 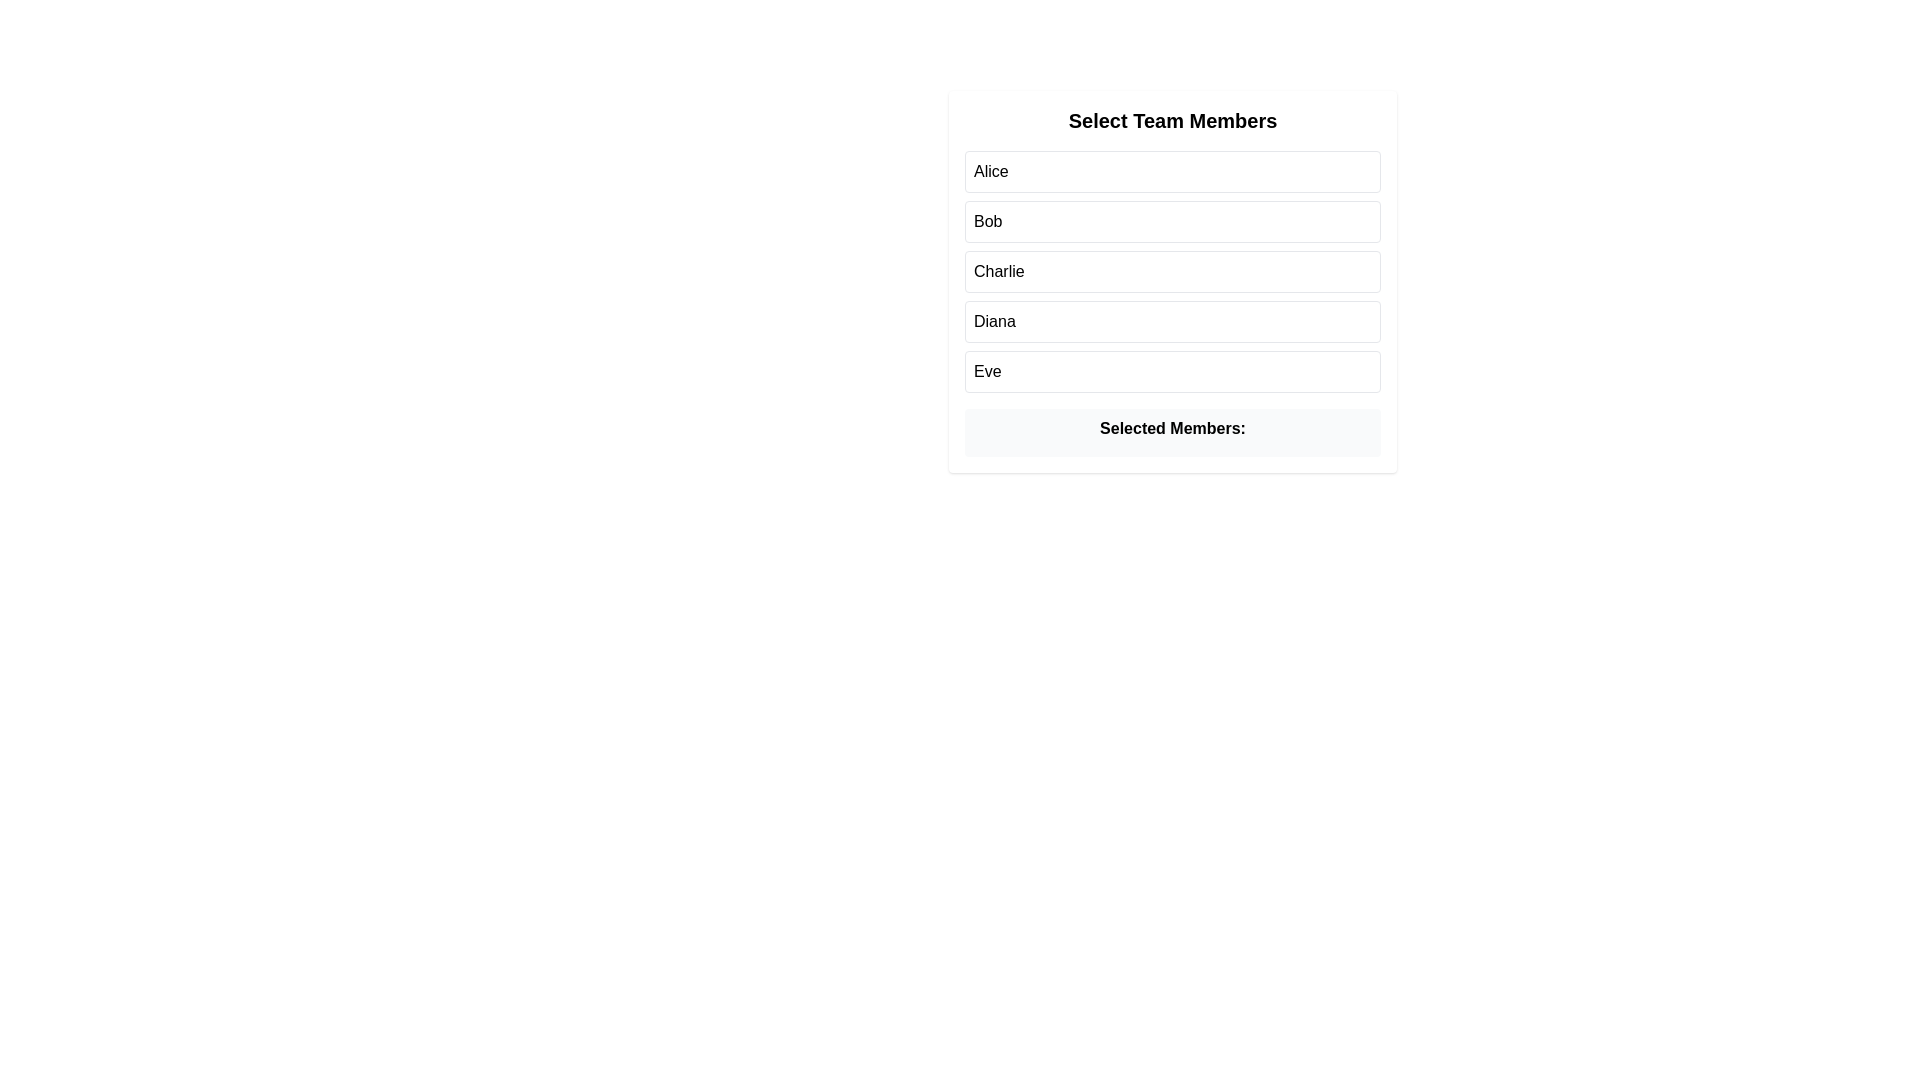 I want to click on the list item labeled 'Alice', so click(x=1172, y=171).